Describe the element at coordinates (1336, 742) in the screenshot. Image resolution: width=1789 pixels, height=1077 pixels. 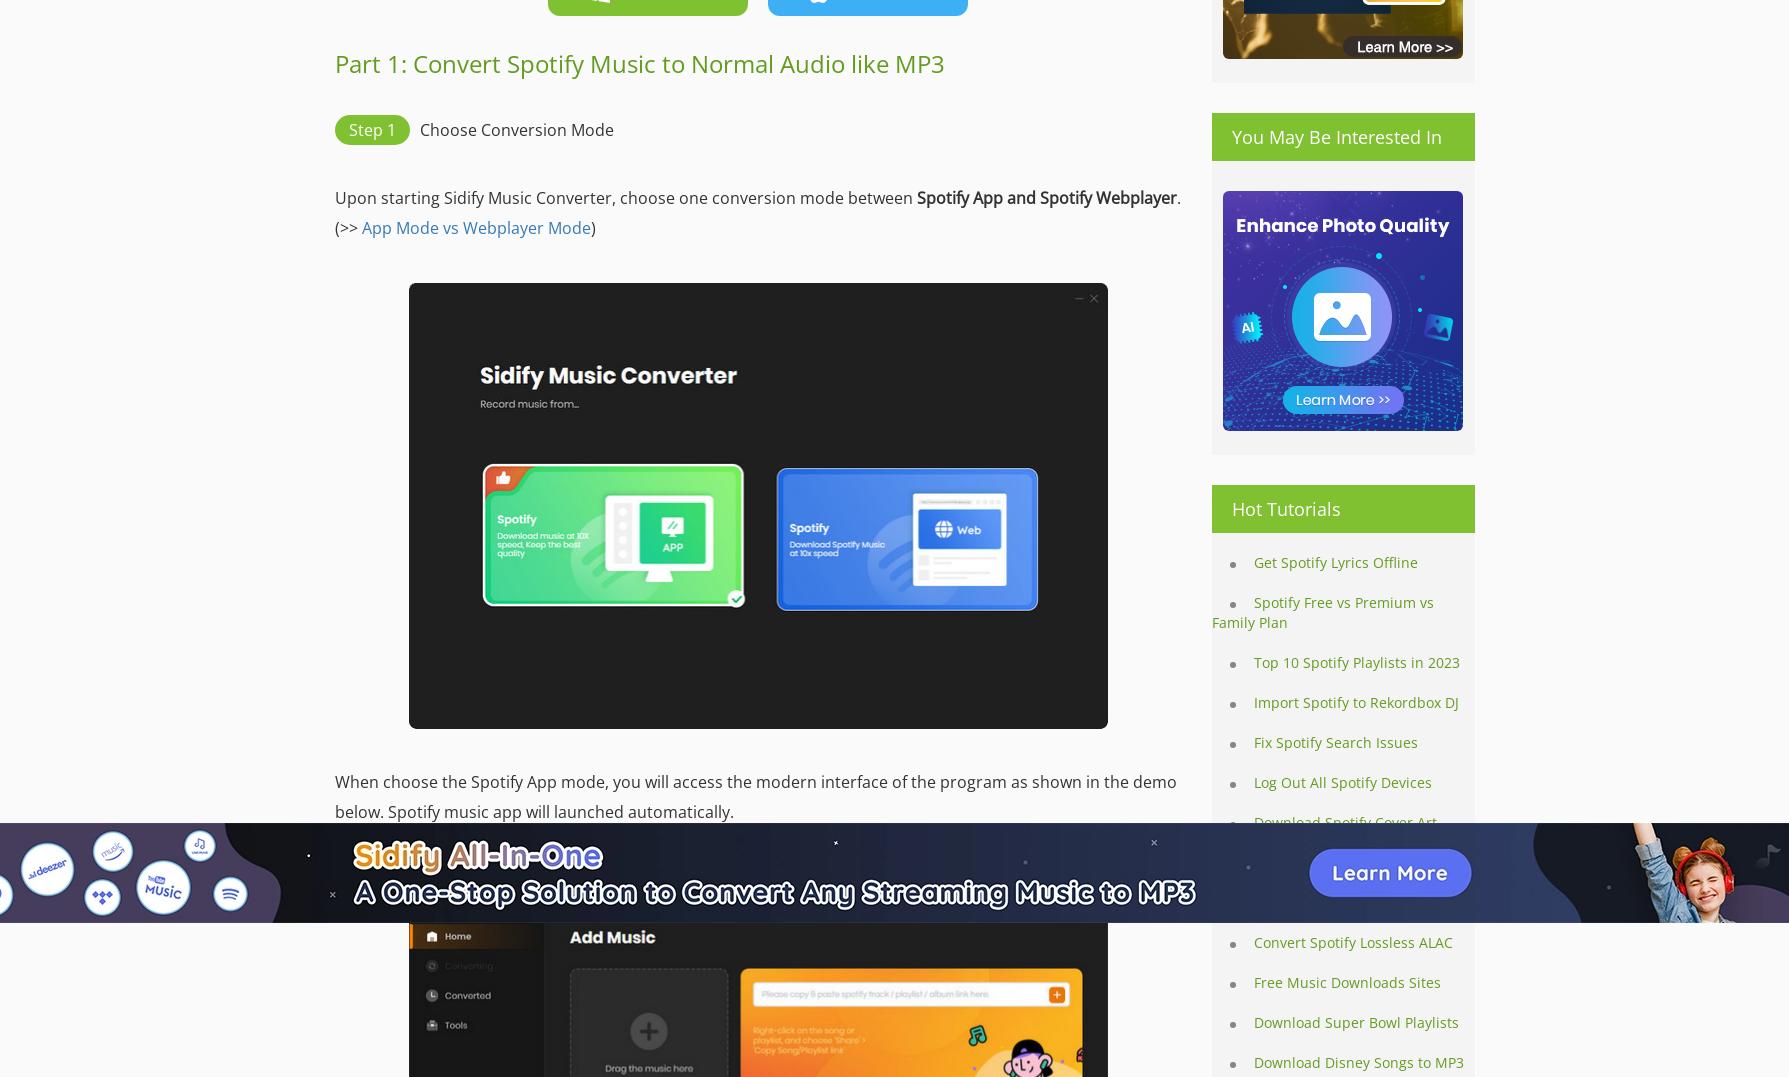
I see `'Fix Spotify Search Issues'` at that location.